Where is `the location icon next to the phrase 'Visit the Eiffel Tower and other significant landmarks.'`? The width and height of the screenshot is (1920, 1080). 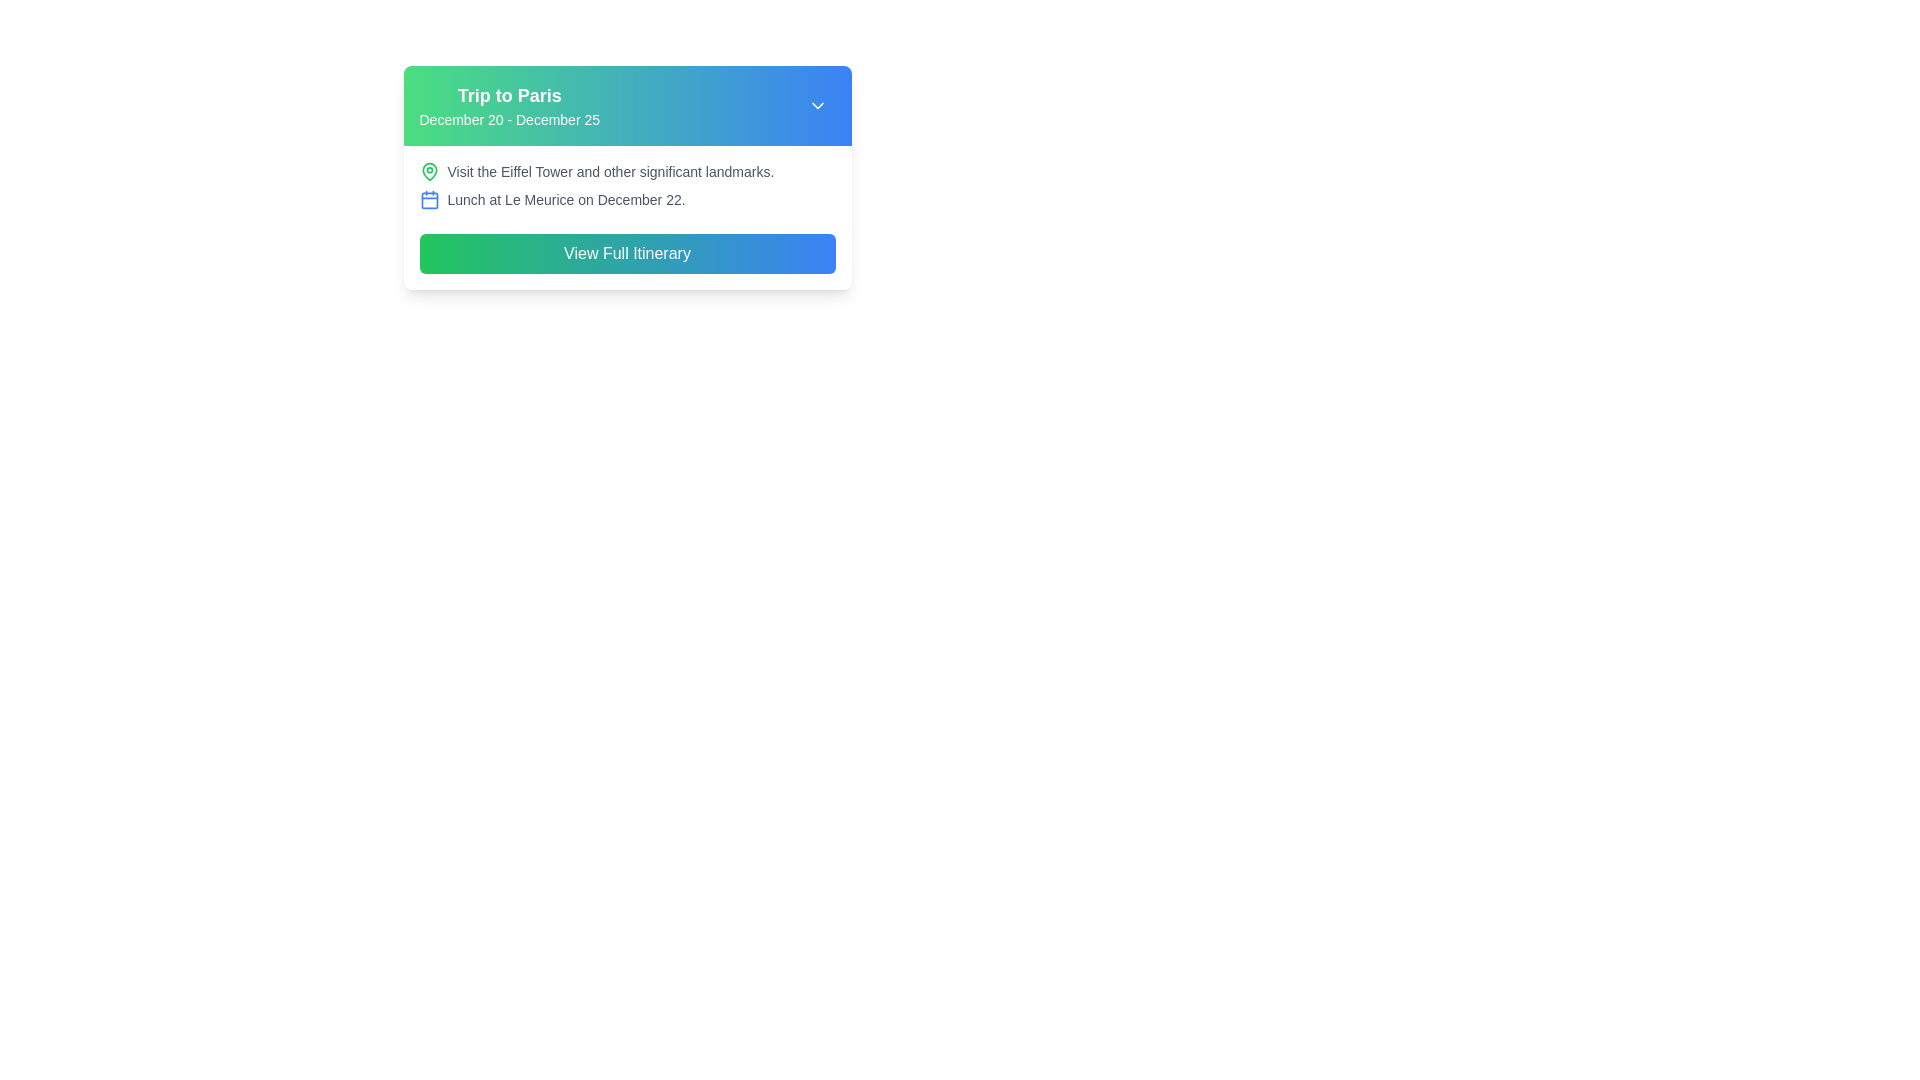 the location icon next to the phrase 'Visit the Eiffel Tower and other significant landmarks.' is located at coordinates (428, 171).